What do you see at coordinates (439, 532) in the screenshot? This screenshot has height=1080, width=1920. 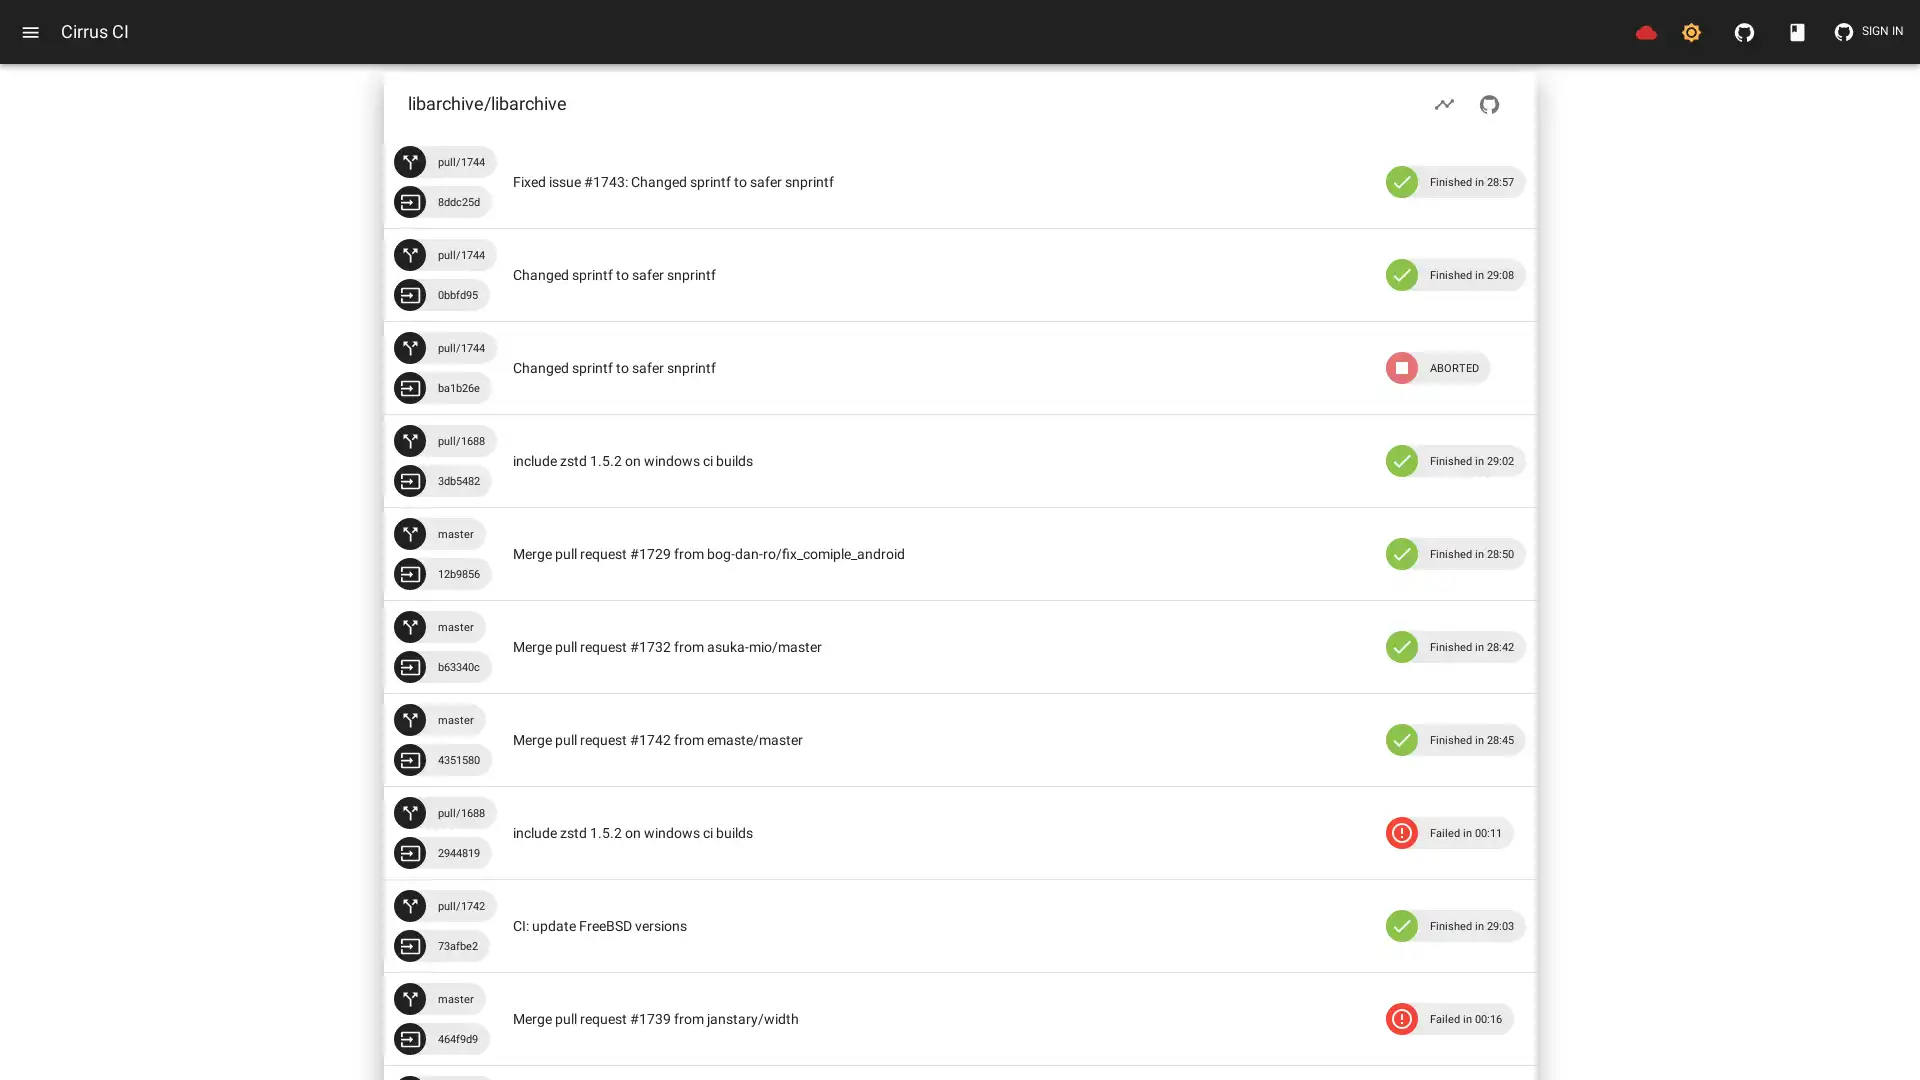 I see `master` at bounding box center [439, 532].